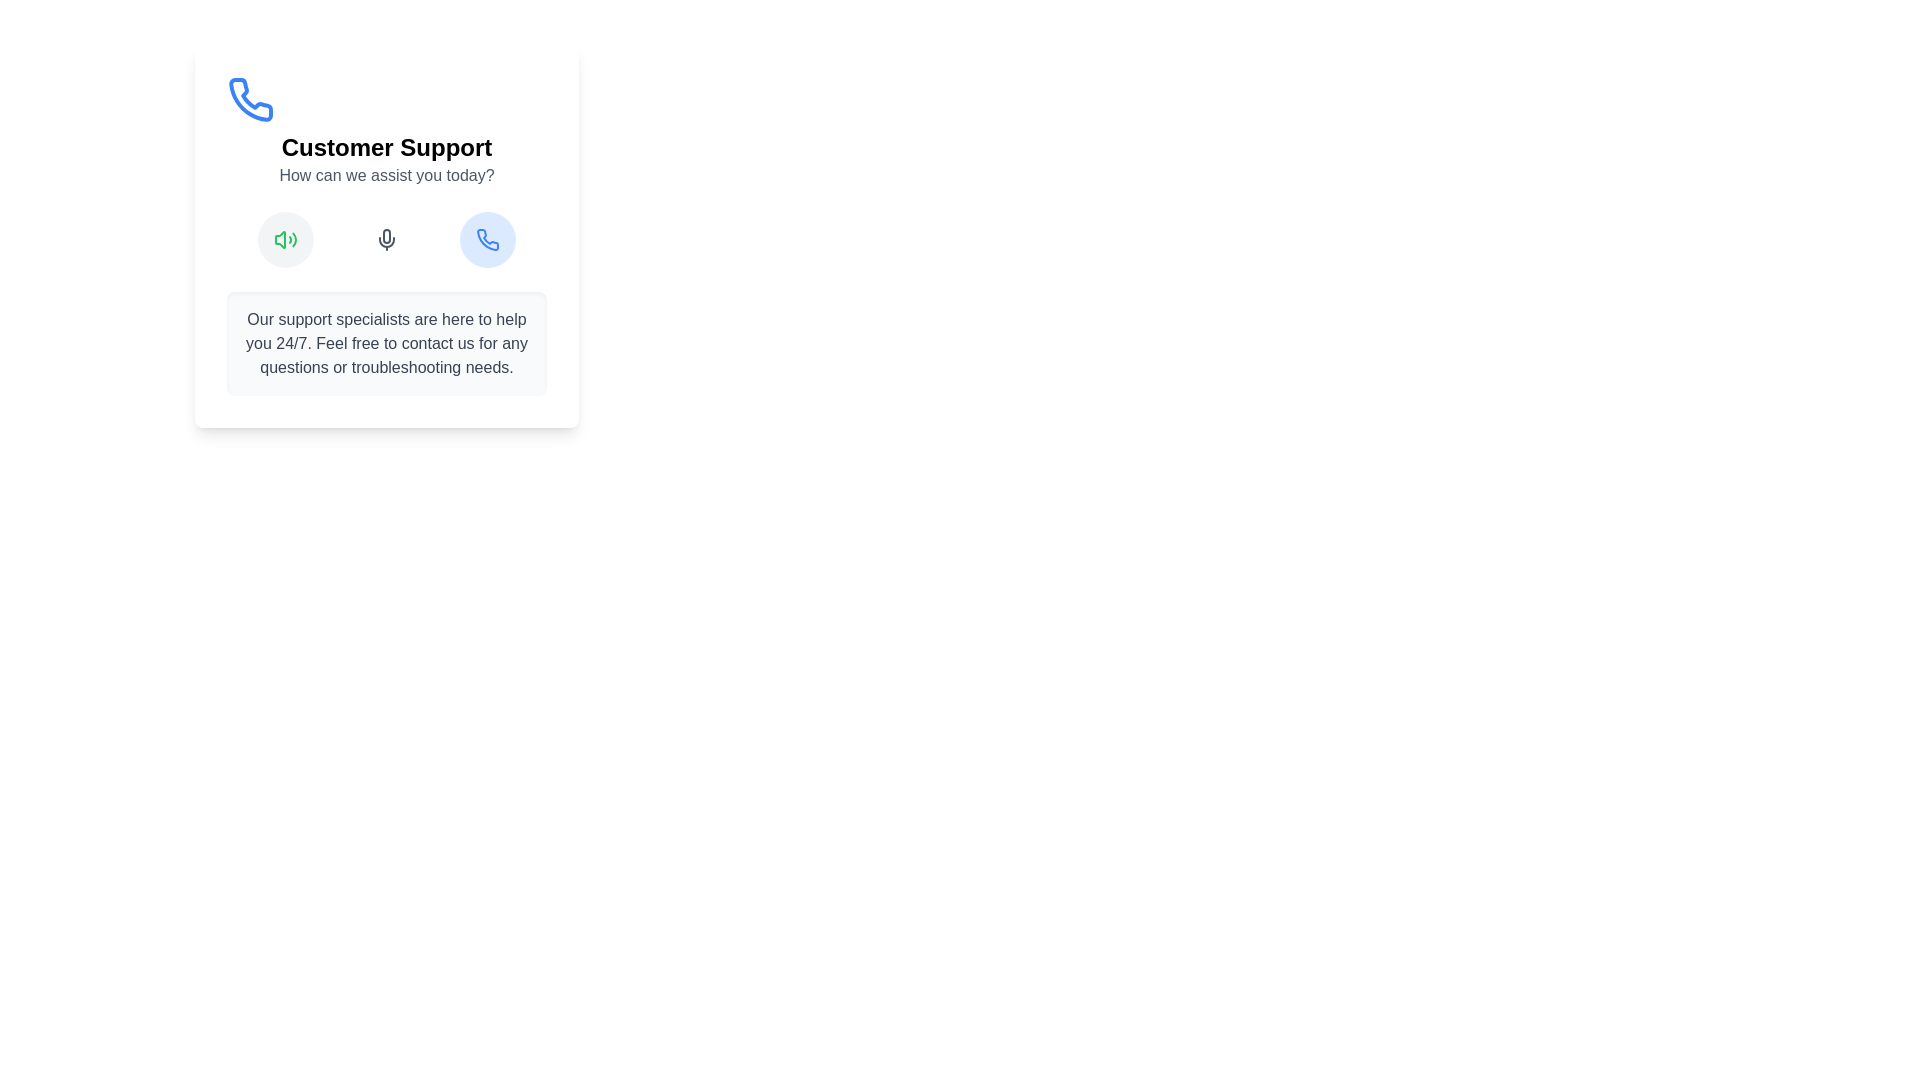 Image resolution: width=1920 pixels, height=1080 pixels. Describe the element at coordinates (249, 100) in the screenshot. I see `the phone icon located at the top-left corner of the 'Customer Support' card, which is above the text 'Customer Support'` at that location.